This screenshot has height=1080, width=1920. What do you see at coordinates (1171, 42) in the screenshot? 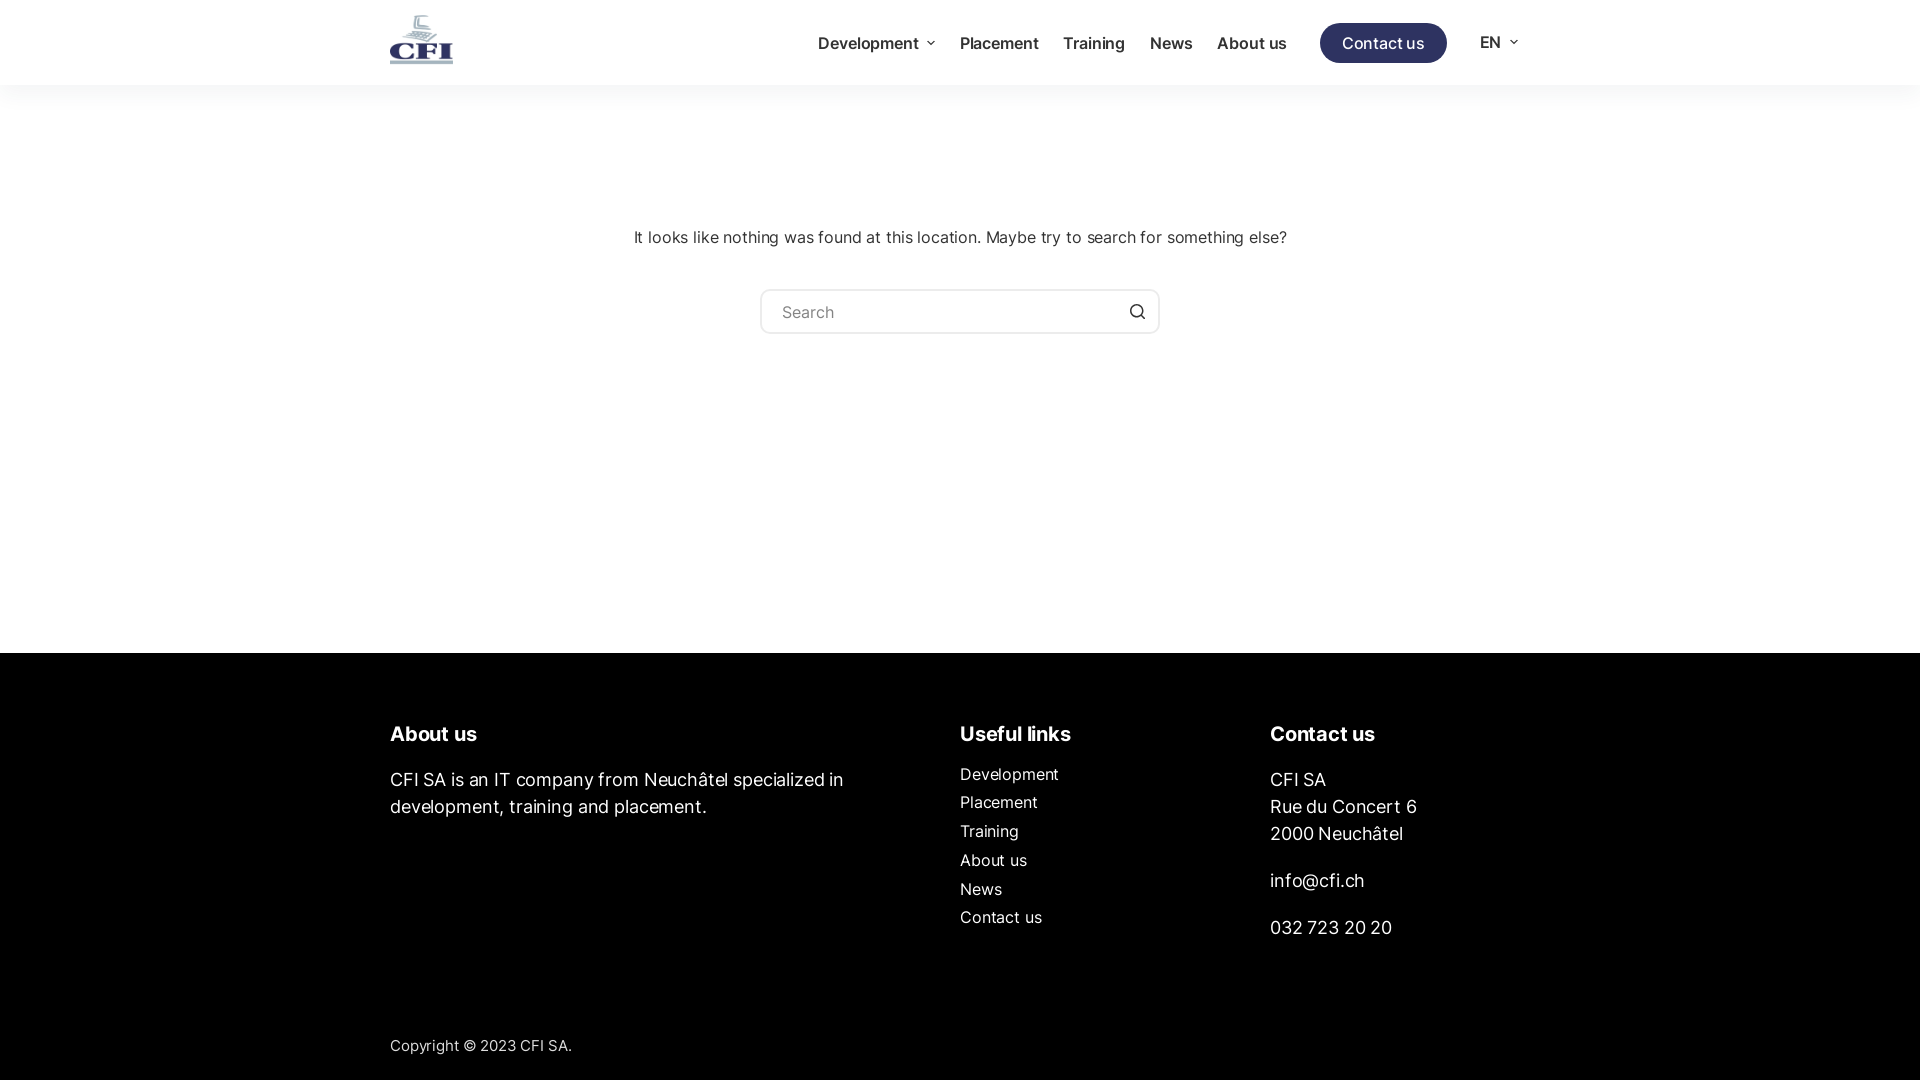
I see `'News'` at bounding box center [1171, 42].